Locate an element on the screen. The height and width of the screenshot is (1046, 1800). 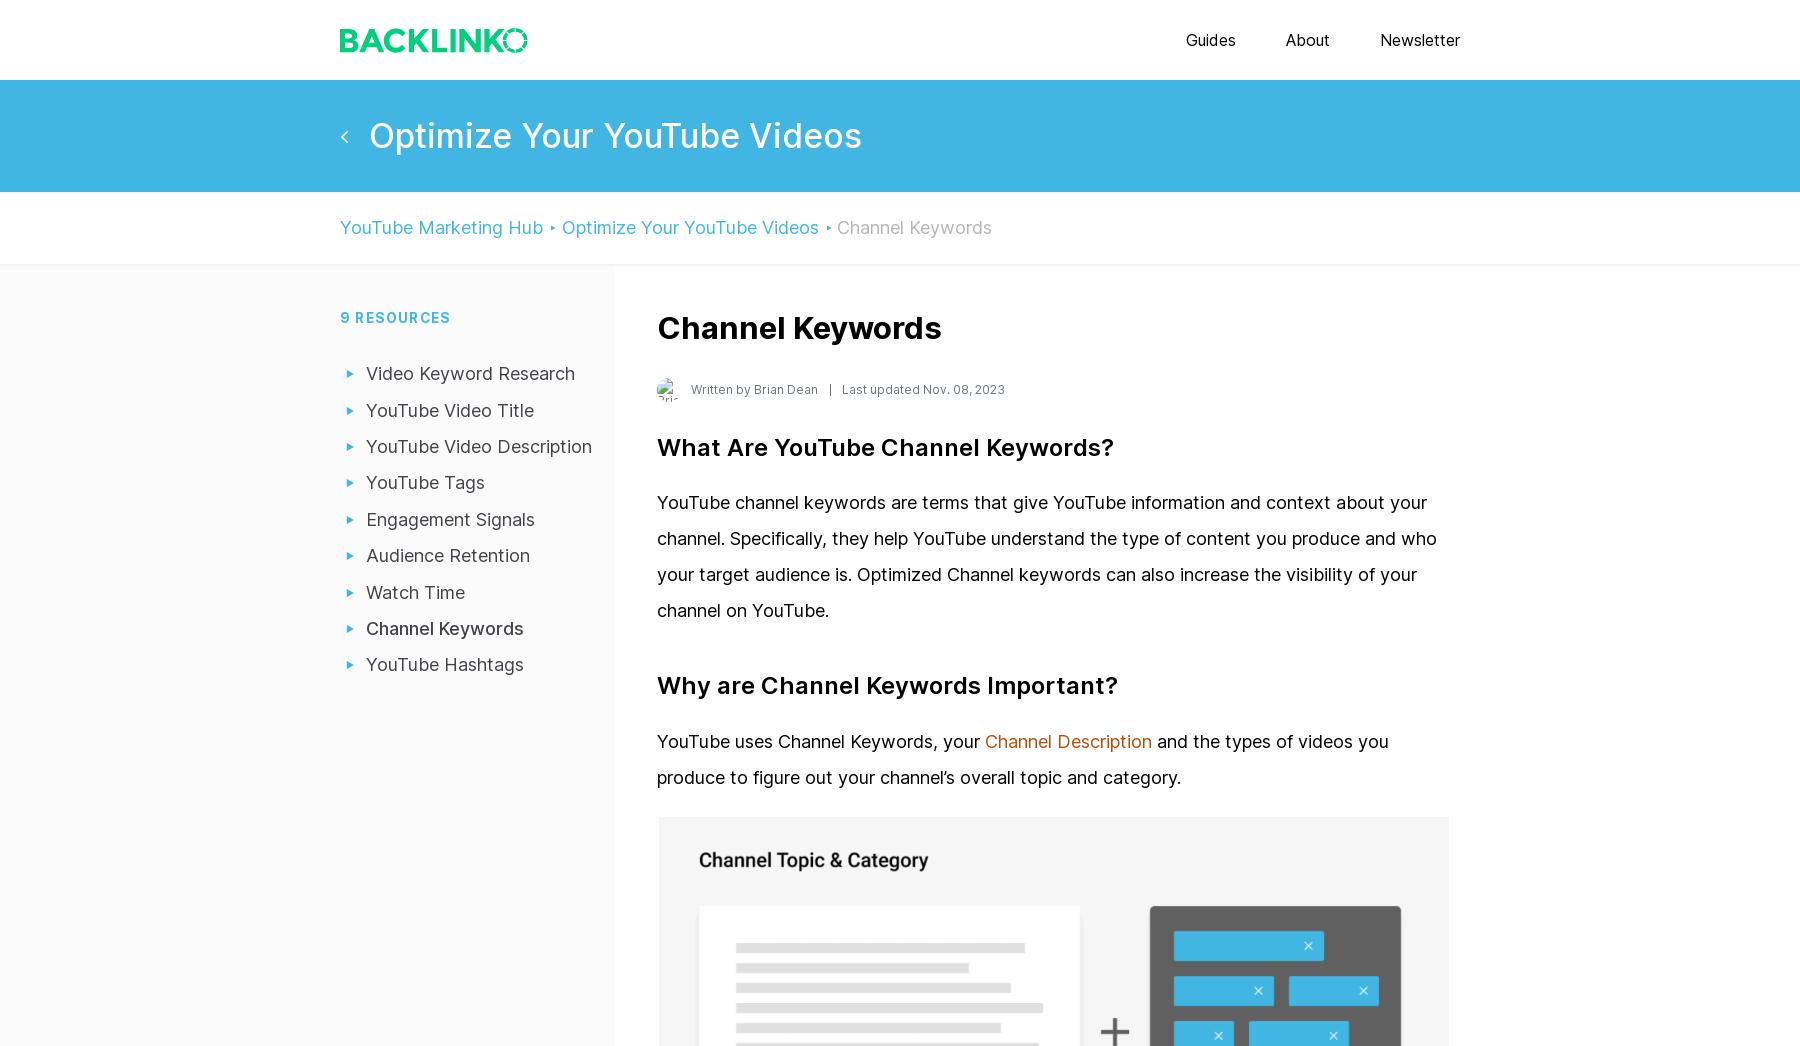
'Link Building for SEO' is located at coordinates (900, 209).